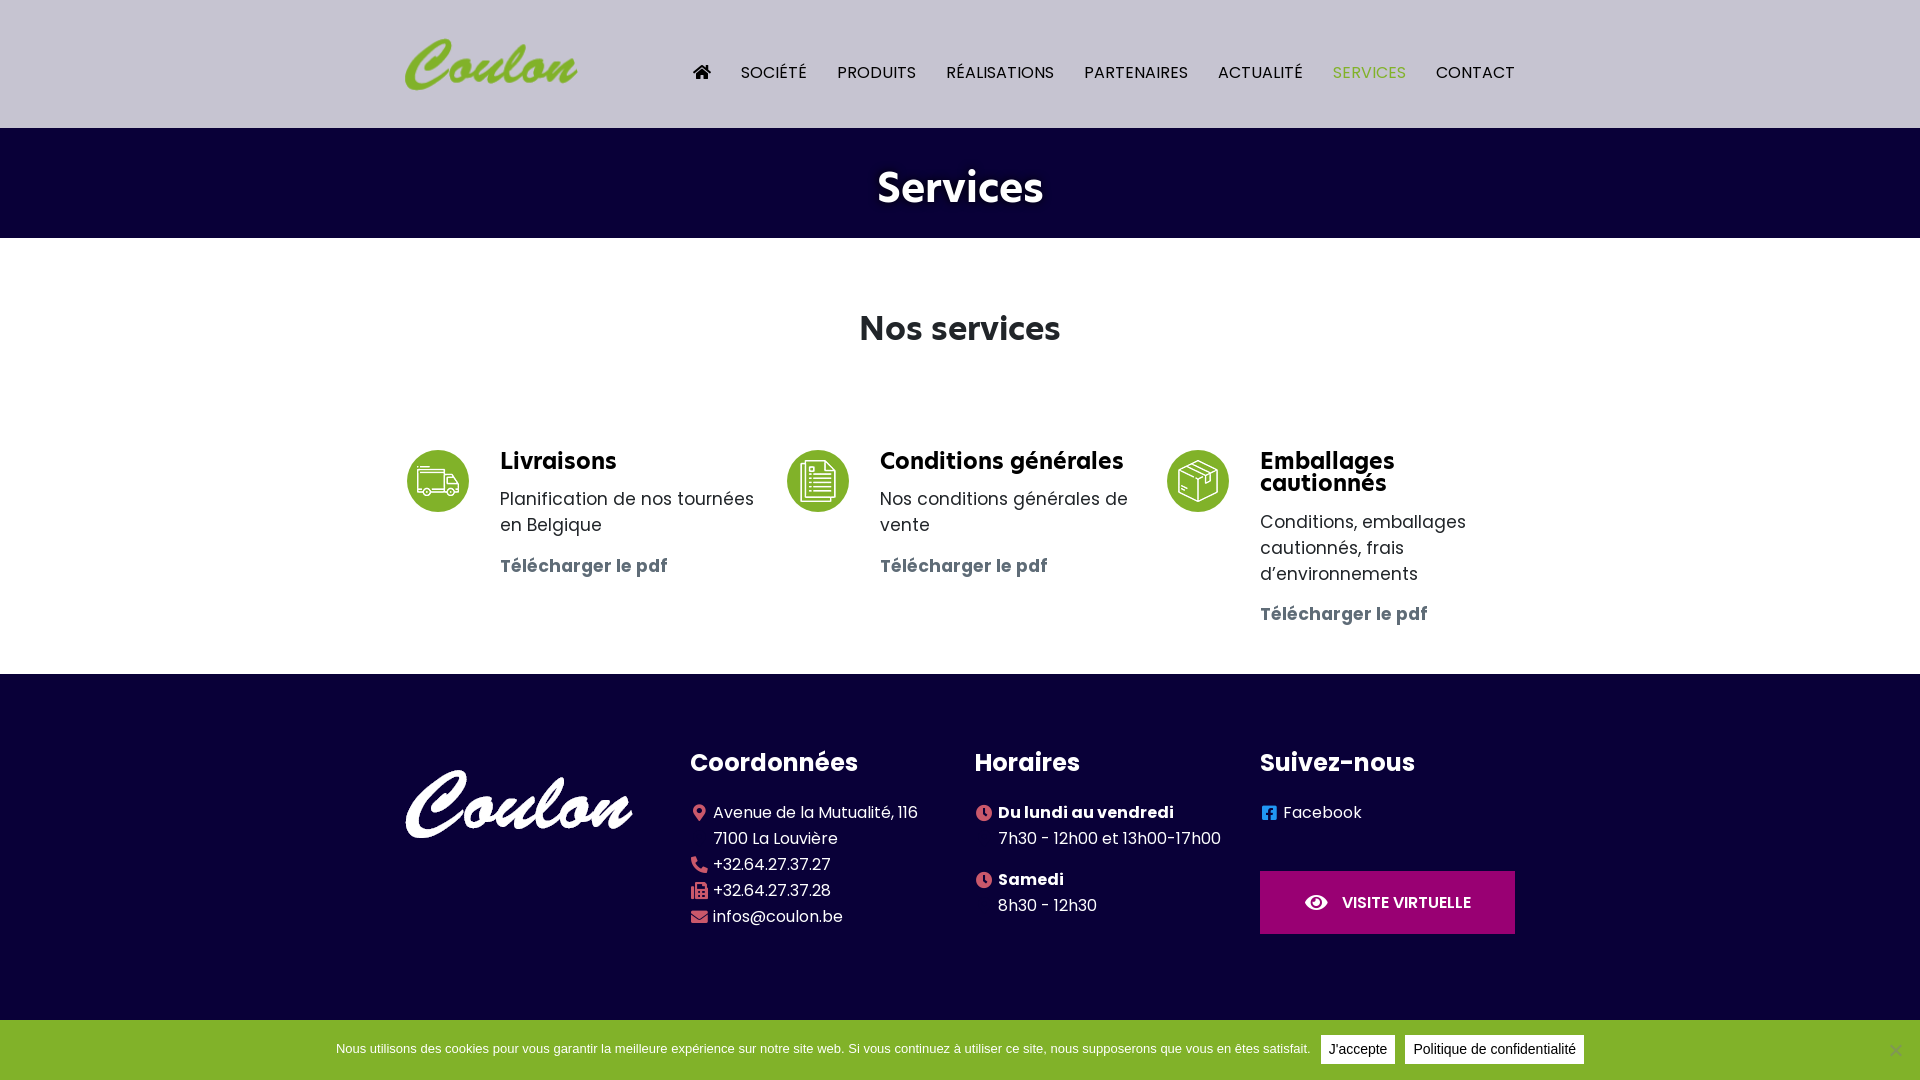 The width and height of the screenshot is (1920, 1080). I want to click on 'PARTENAIRES', so click(1121, 62).